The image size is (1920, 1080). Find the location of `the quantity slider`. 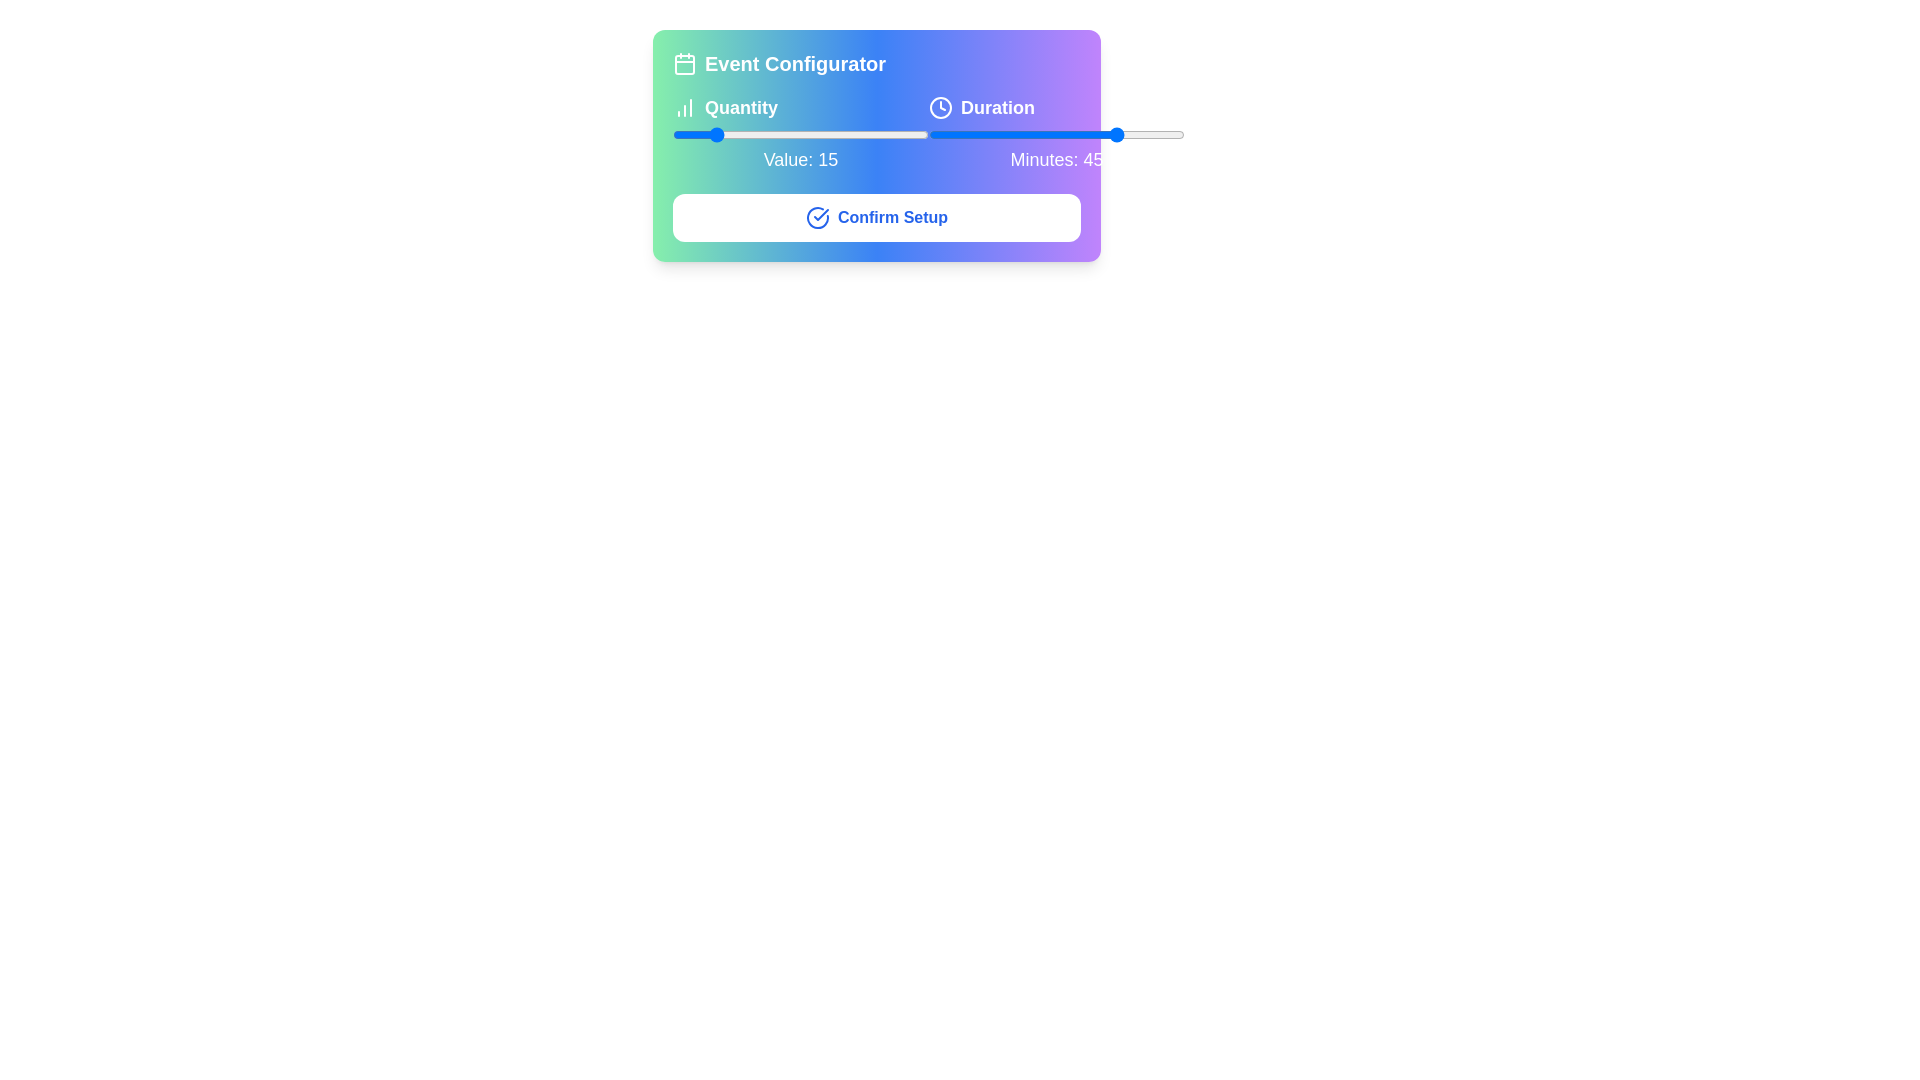

the quantity slider is located at coordinates (711, 135).